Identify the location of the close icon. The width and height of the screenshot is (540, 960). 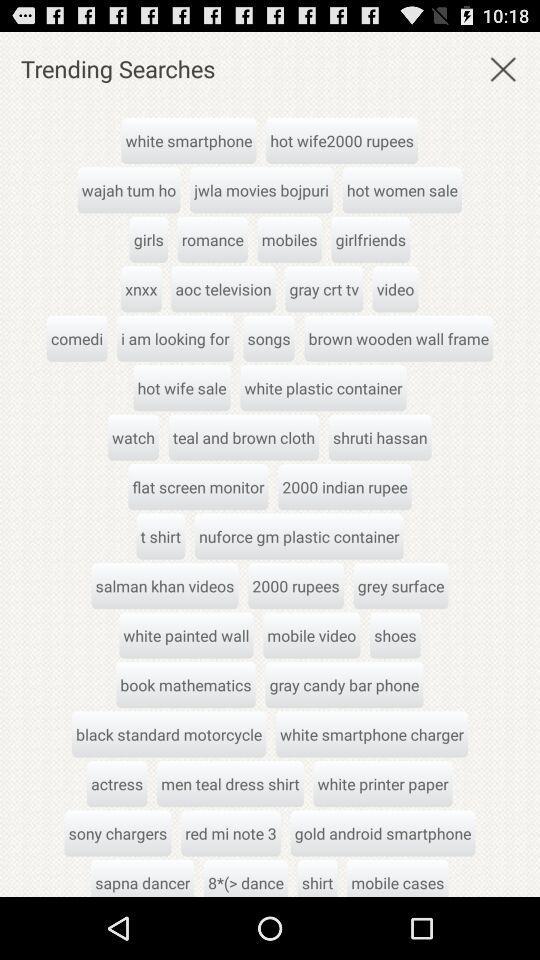
(502, 73).